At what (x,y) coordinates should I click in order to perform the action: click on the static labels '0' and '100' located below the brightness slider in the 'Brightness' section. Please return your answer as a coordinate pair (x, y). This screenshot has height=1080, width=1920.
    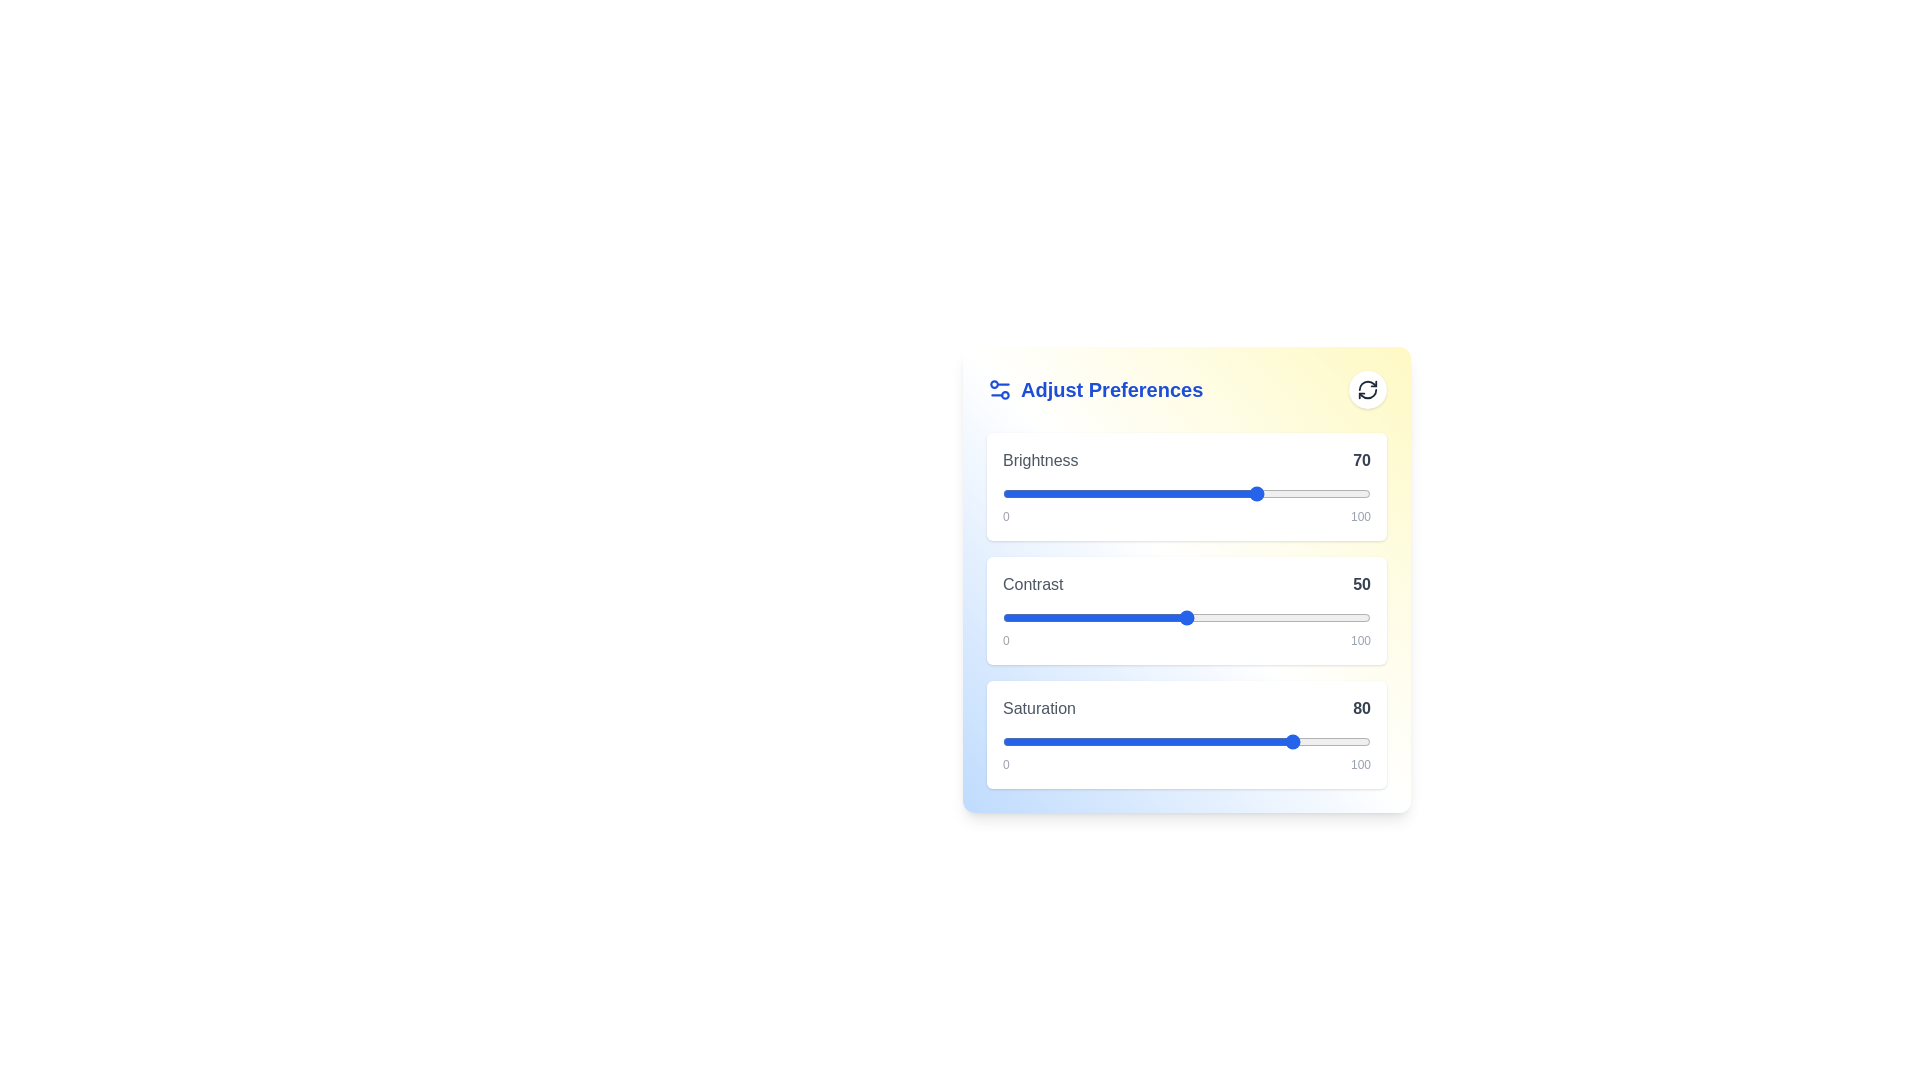
    Looking at the image, I should click on (1186, 515).